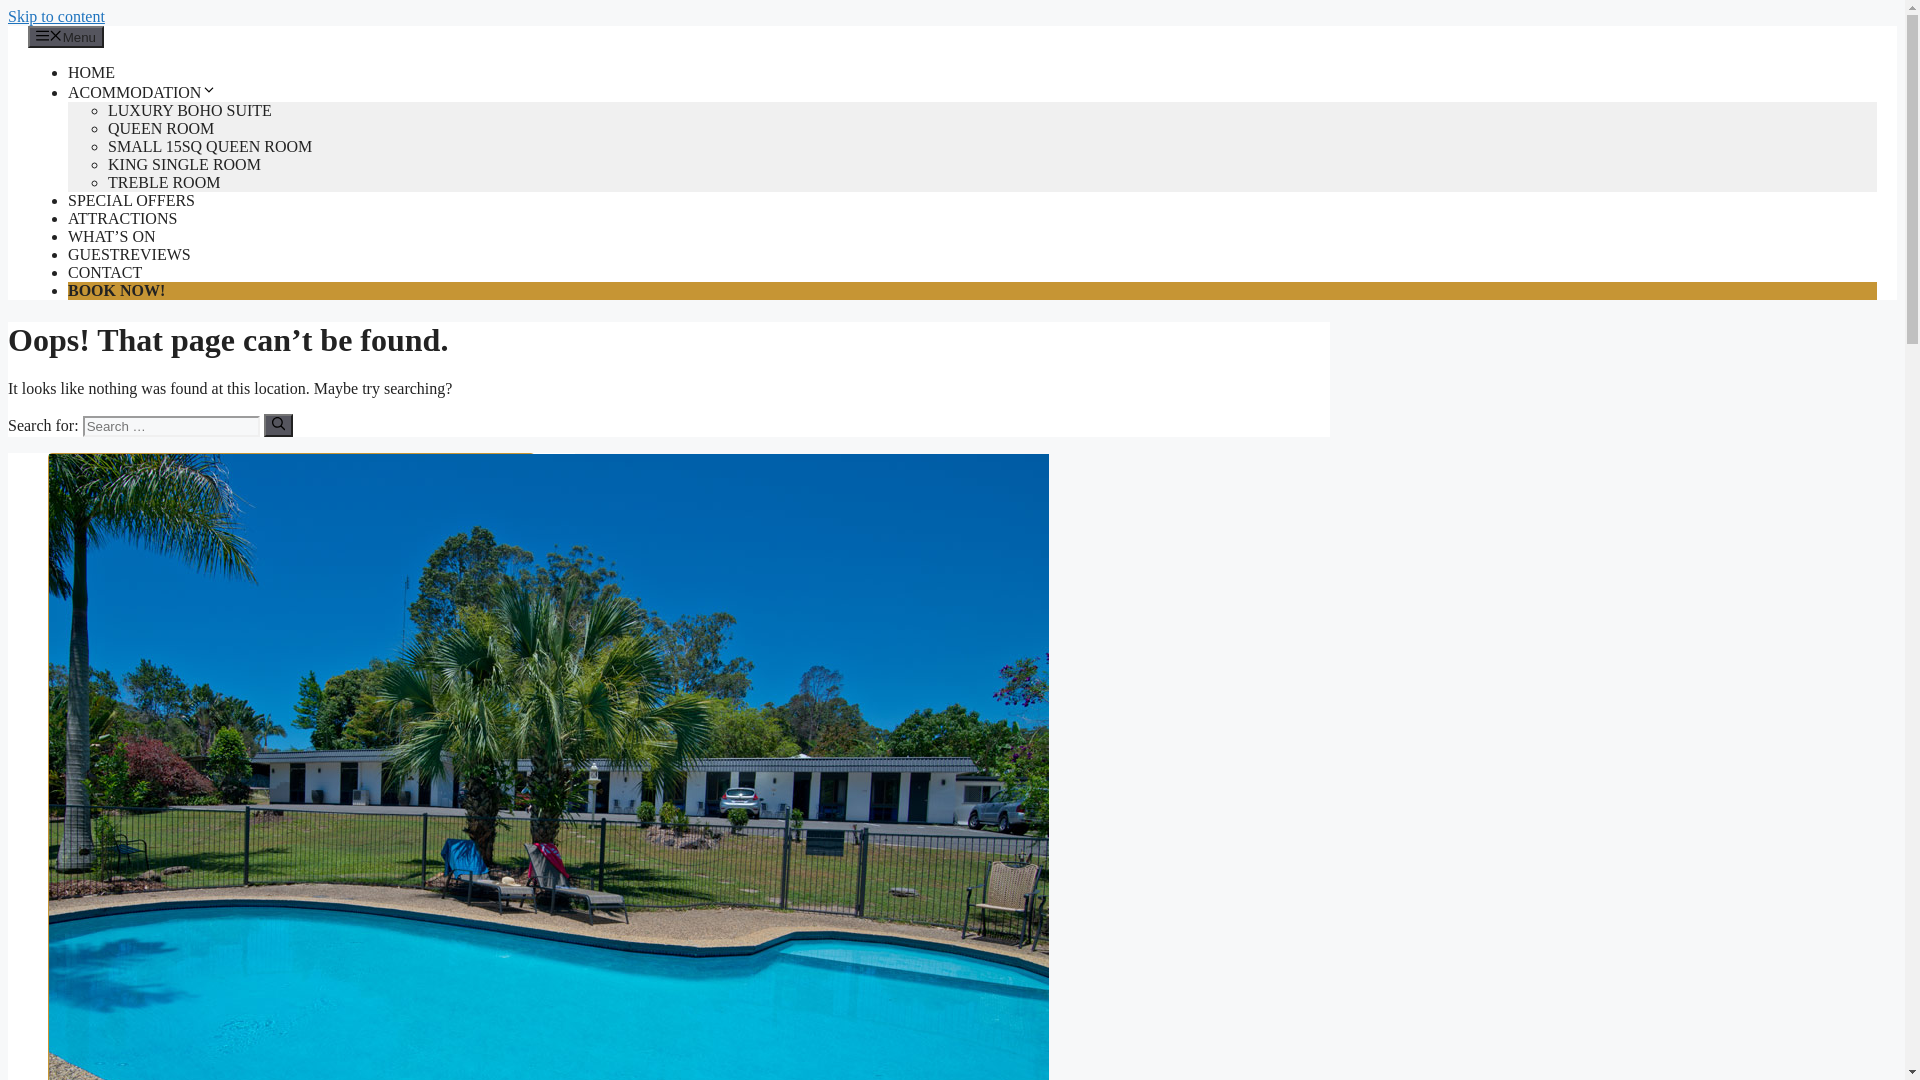 This screenshot has width=1920, height=1080. What do you see at coordinates (90, 71) in the screenshot?
I see `'HOME'` at bounding box center [90, 71].